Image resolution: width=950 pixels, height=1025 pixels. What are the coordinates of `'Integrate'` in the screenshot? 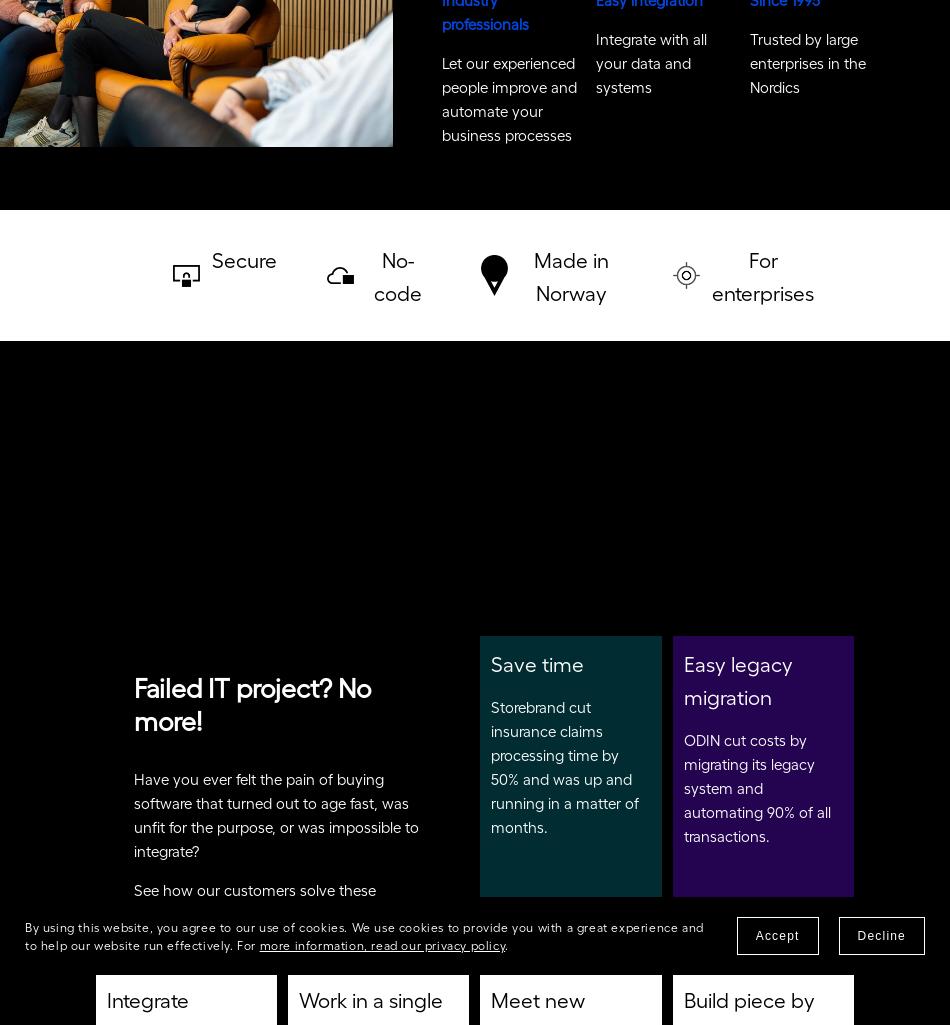 It's located at (149, 1005).